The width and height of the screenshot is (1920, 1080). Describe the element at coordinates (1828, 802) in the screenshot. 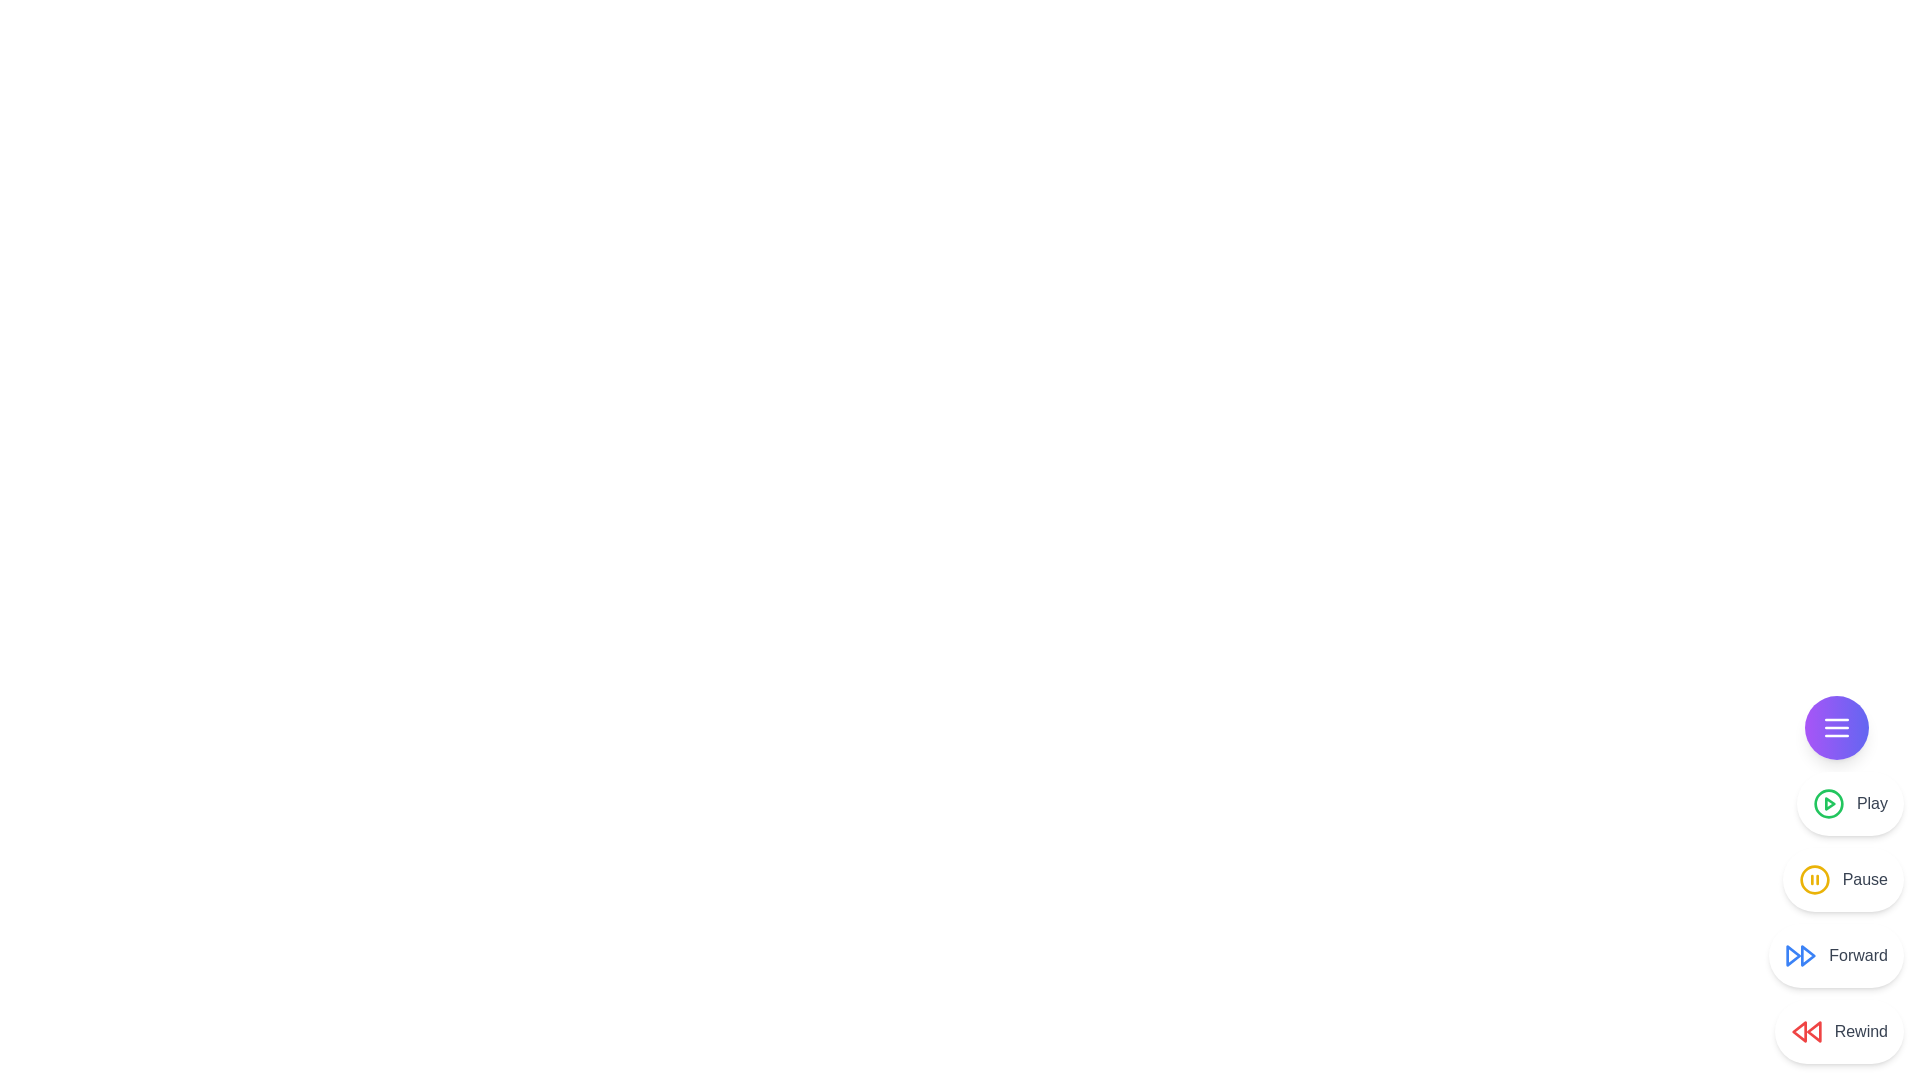

I see `the Play button to initiate playback` at that location.